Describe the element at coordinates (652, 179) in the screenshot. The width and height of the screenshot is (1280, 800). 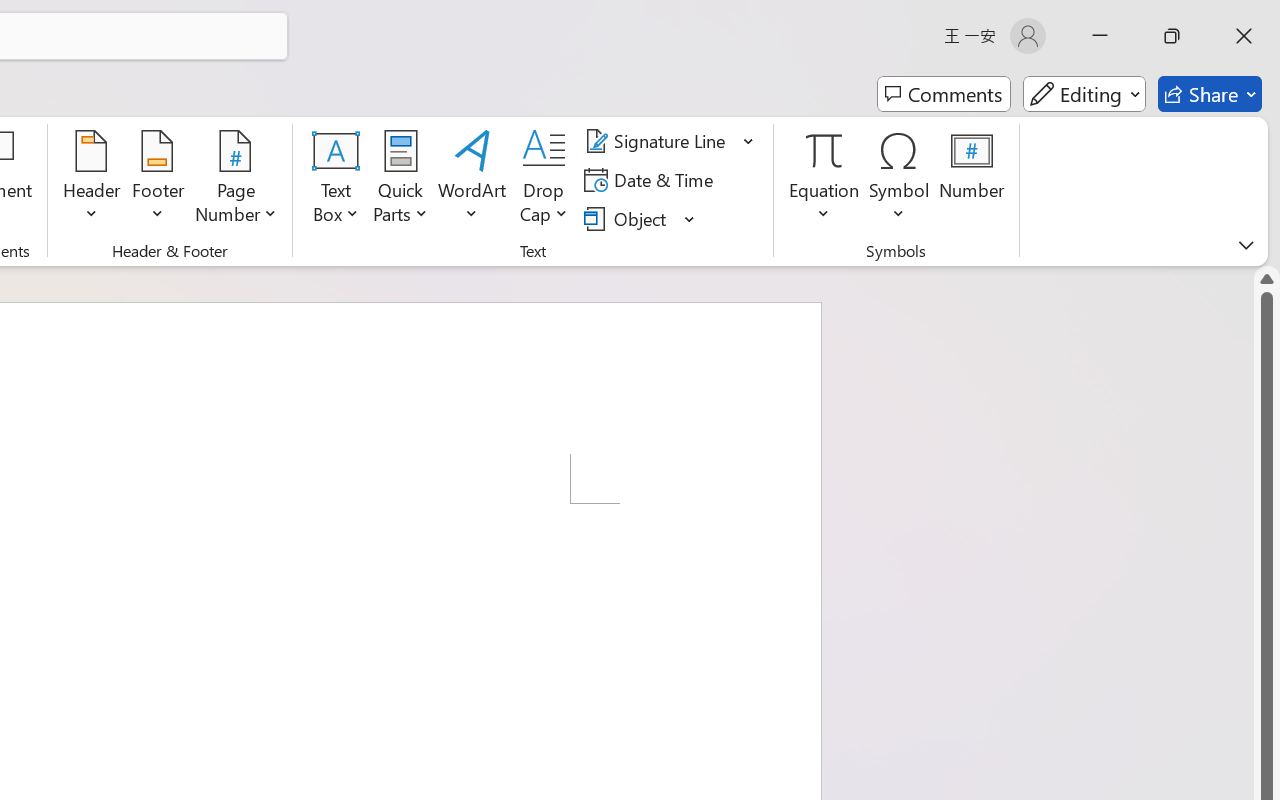
I see `'Date & Time...'` at that location.